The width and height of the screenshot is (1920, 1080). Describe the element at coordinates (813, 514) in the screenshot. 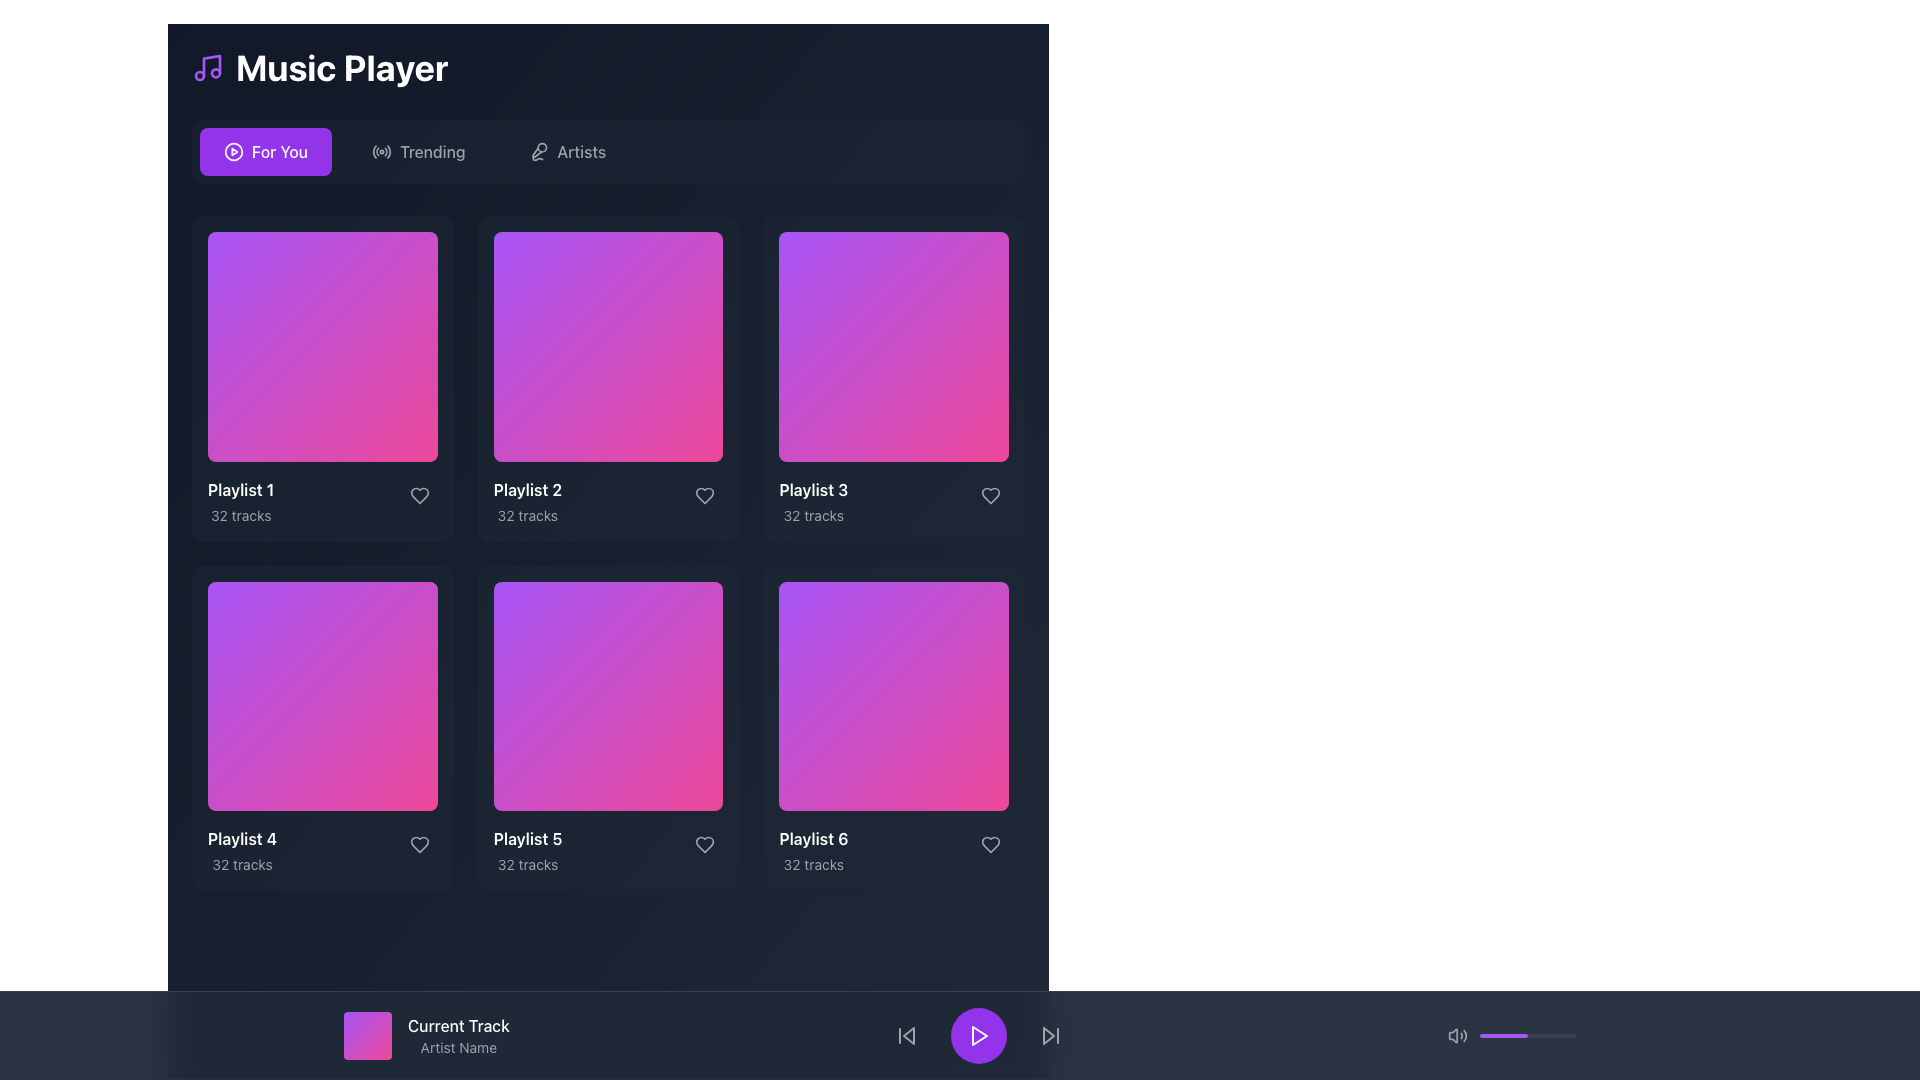

I see `the text label that reads '32 tracks', which is styled in light gray and located below the title 'Playlist 3' in the middle column of the playlist card` at that location.